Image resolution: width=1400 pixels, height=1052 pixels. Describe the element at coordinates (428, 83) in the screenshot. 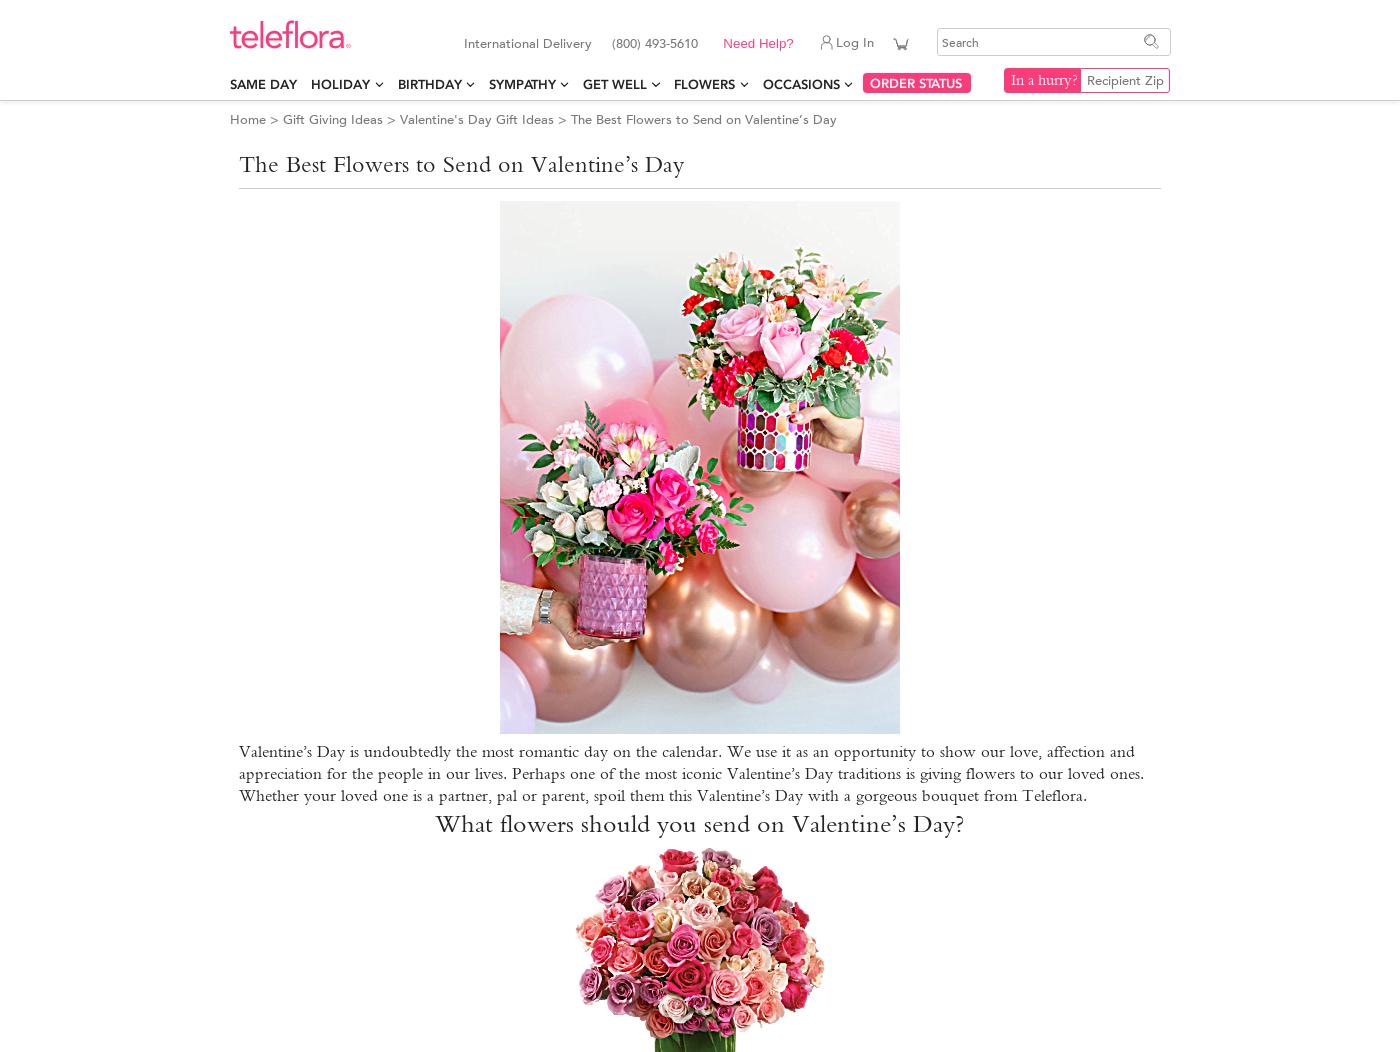

I see `'Birthday'` at that location.